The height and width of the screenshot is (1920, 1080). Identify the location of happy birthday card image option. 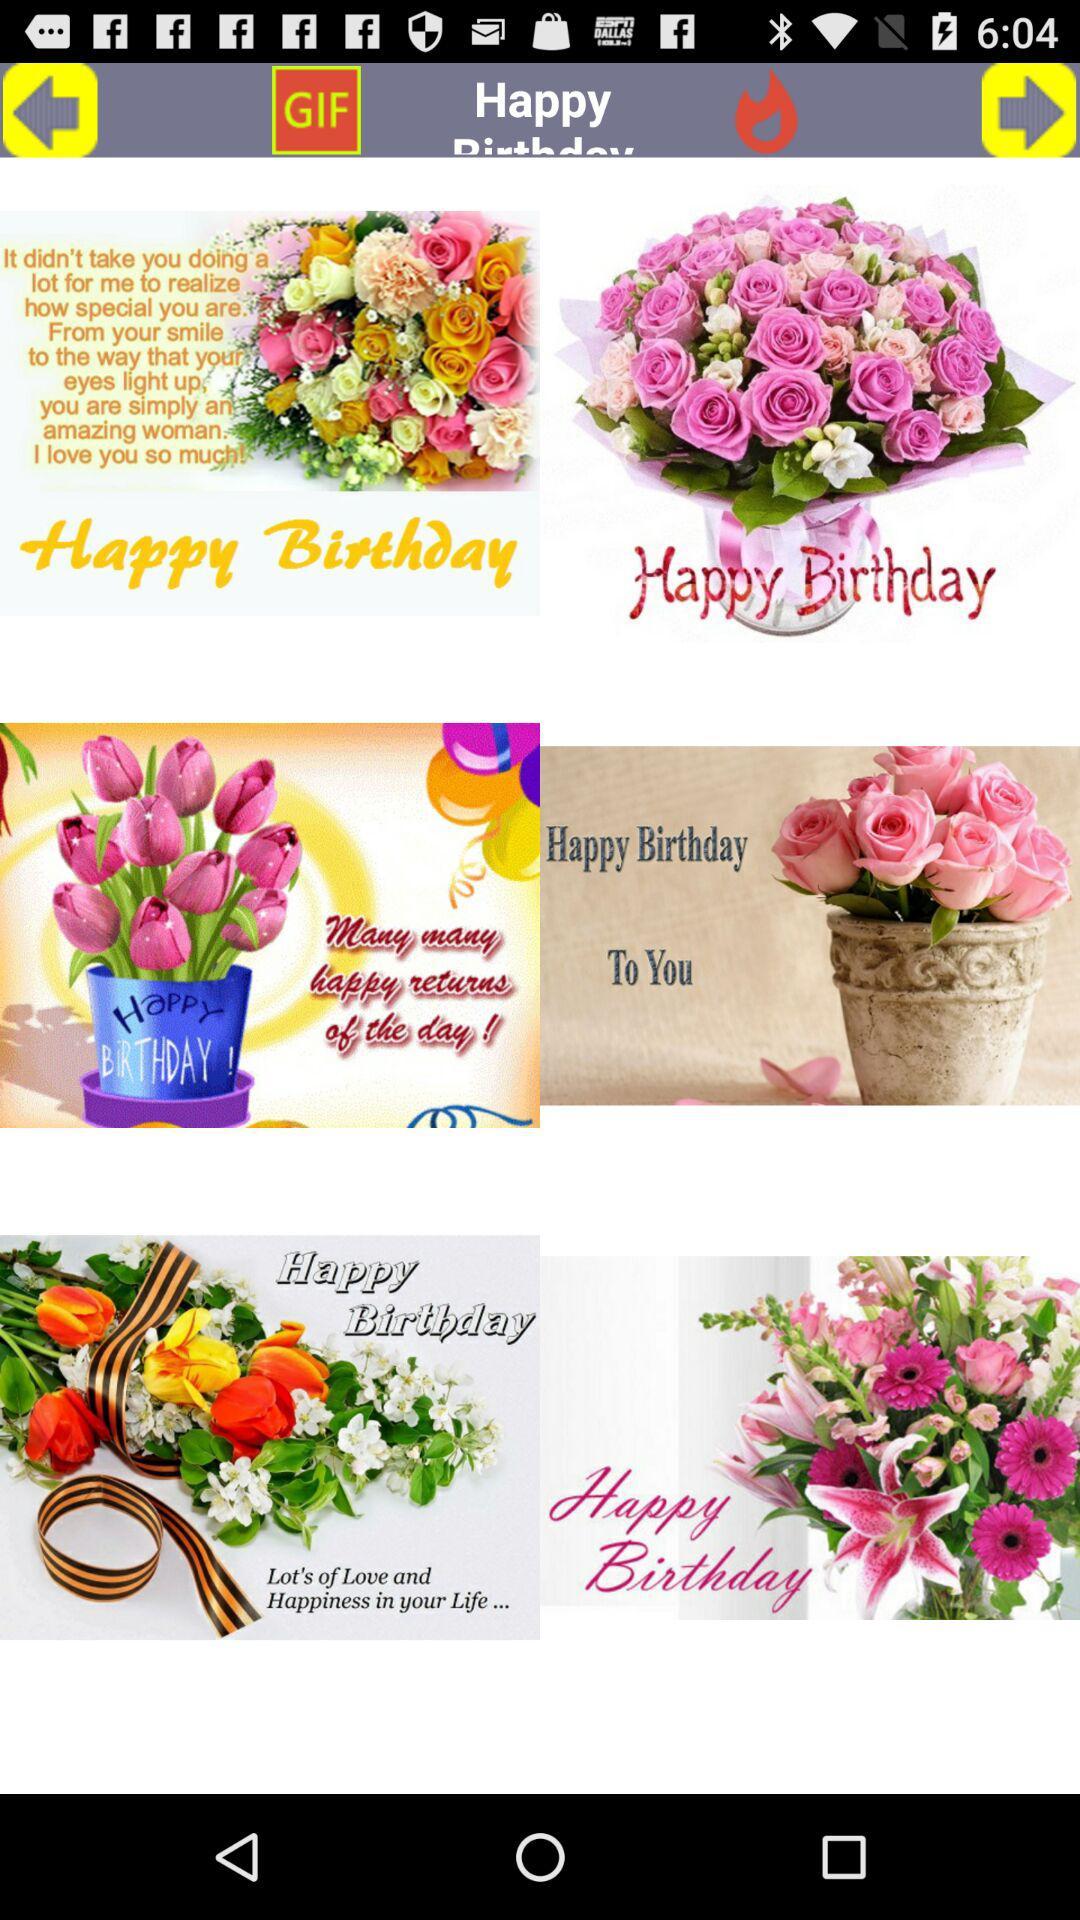
(810, 1437).